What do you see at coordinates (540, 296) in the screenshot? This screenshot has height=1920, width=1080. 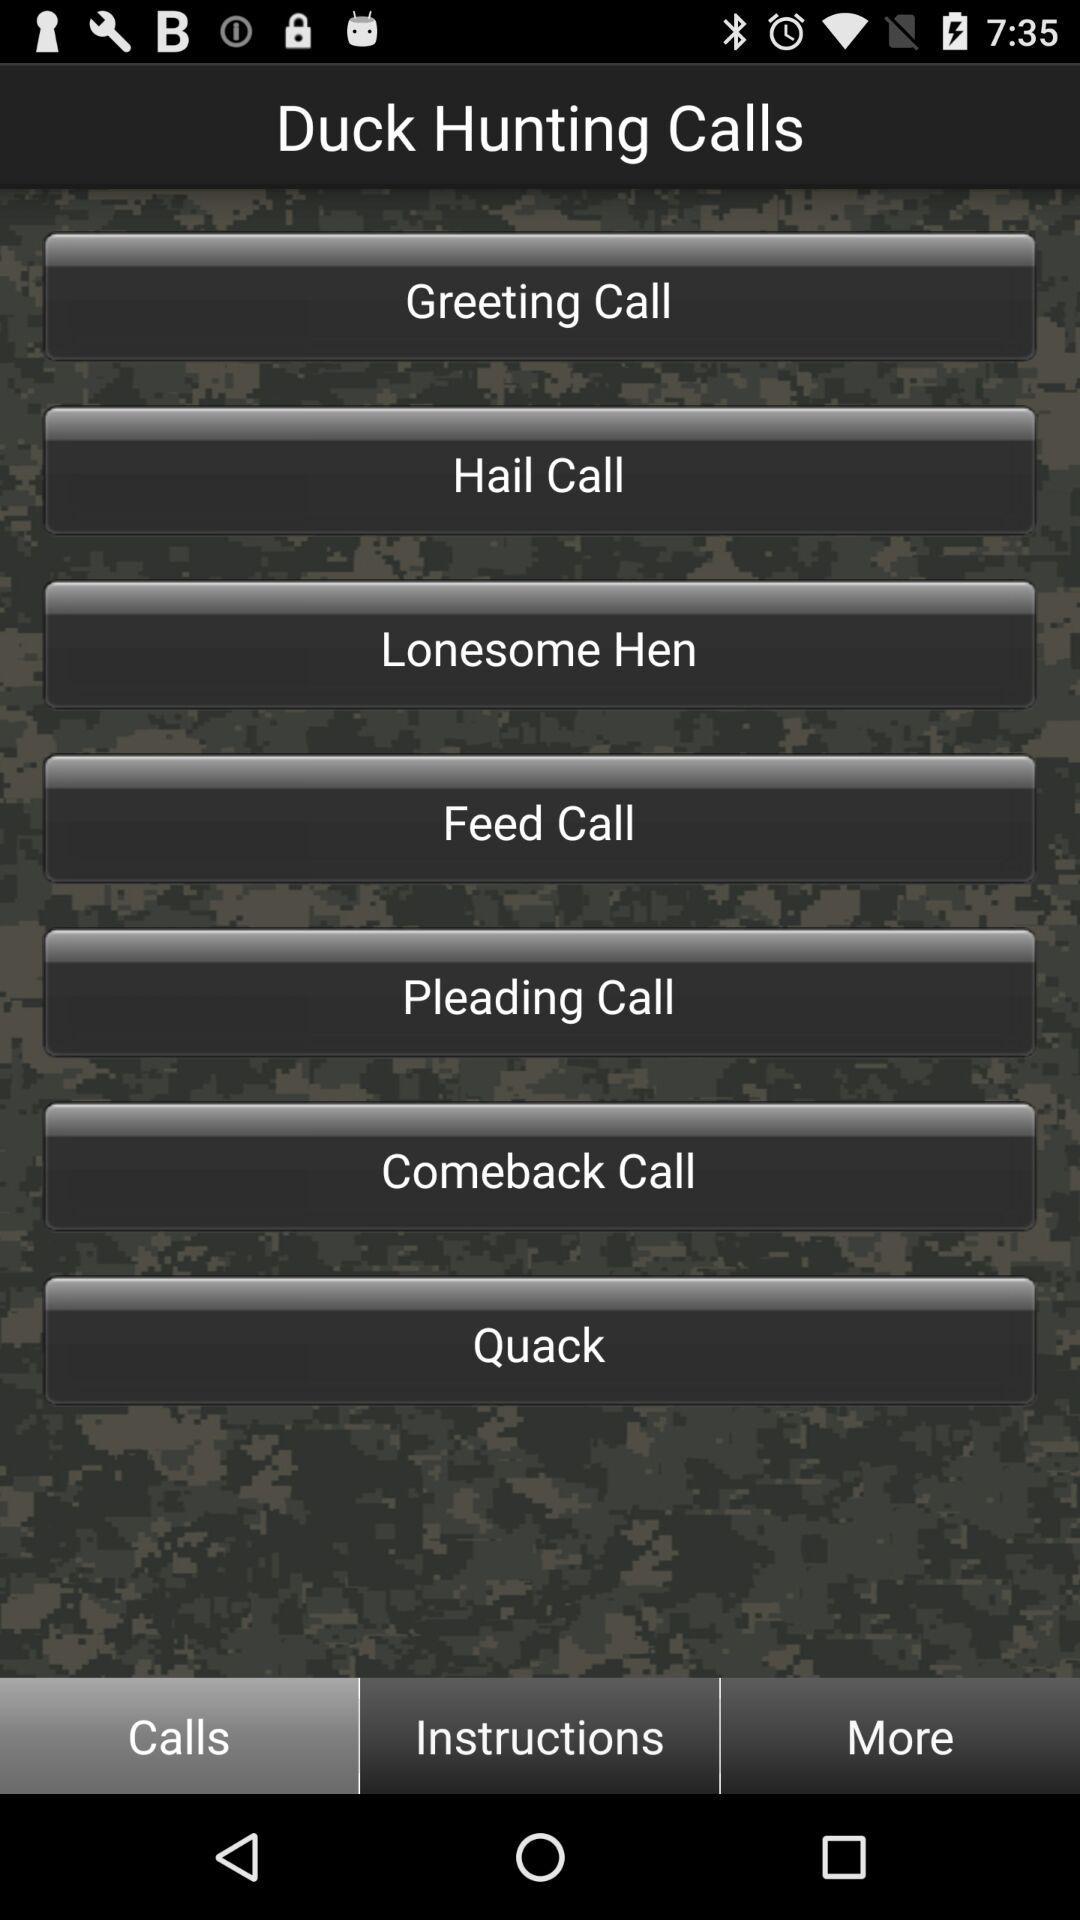 I see `the item above the hail call` at bounding box center [540, 296].